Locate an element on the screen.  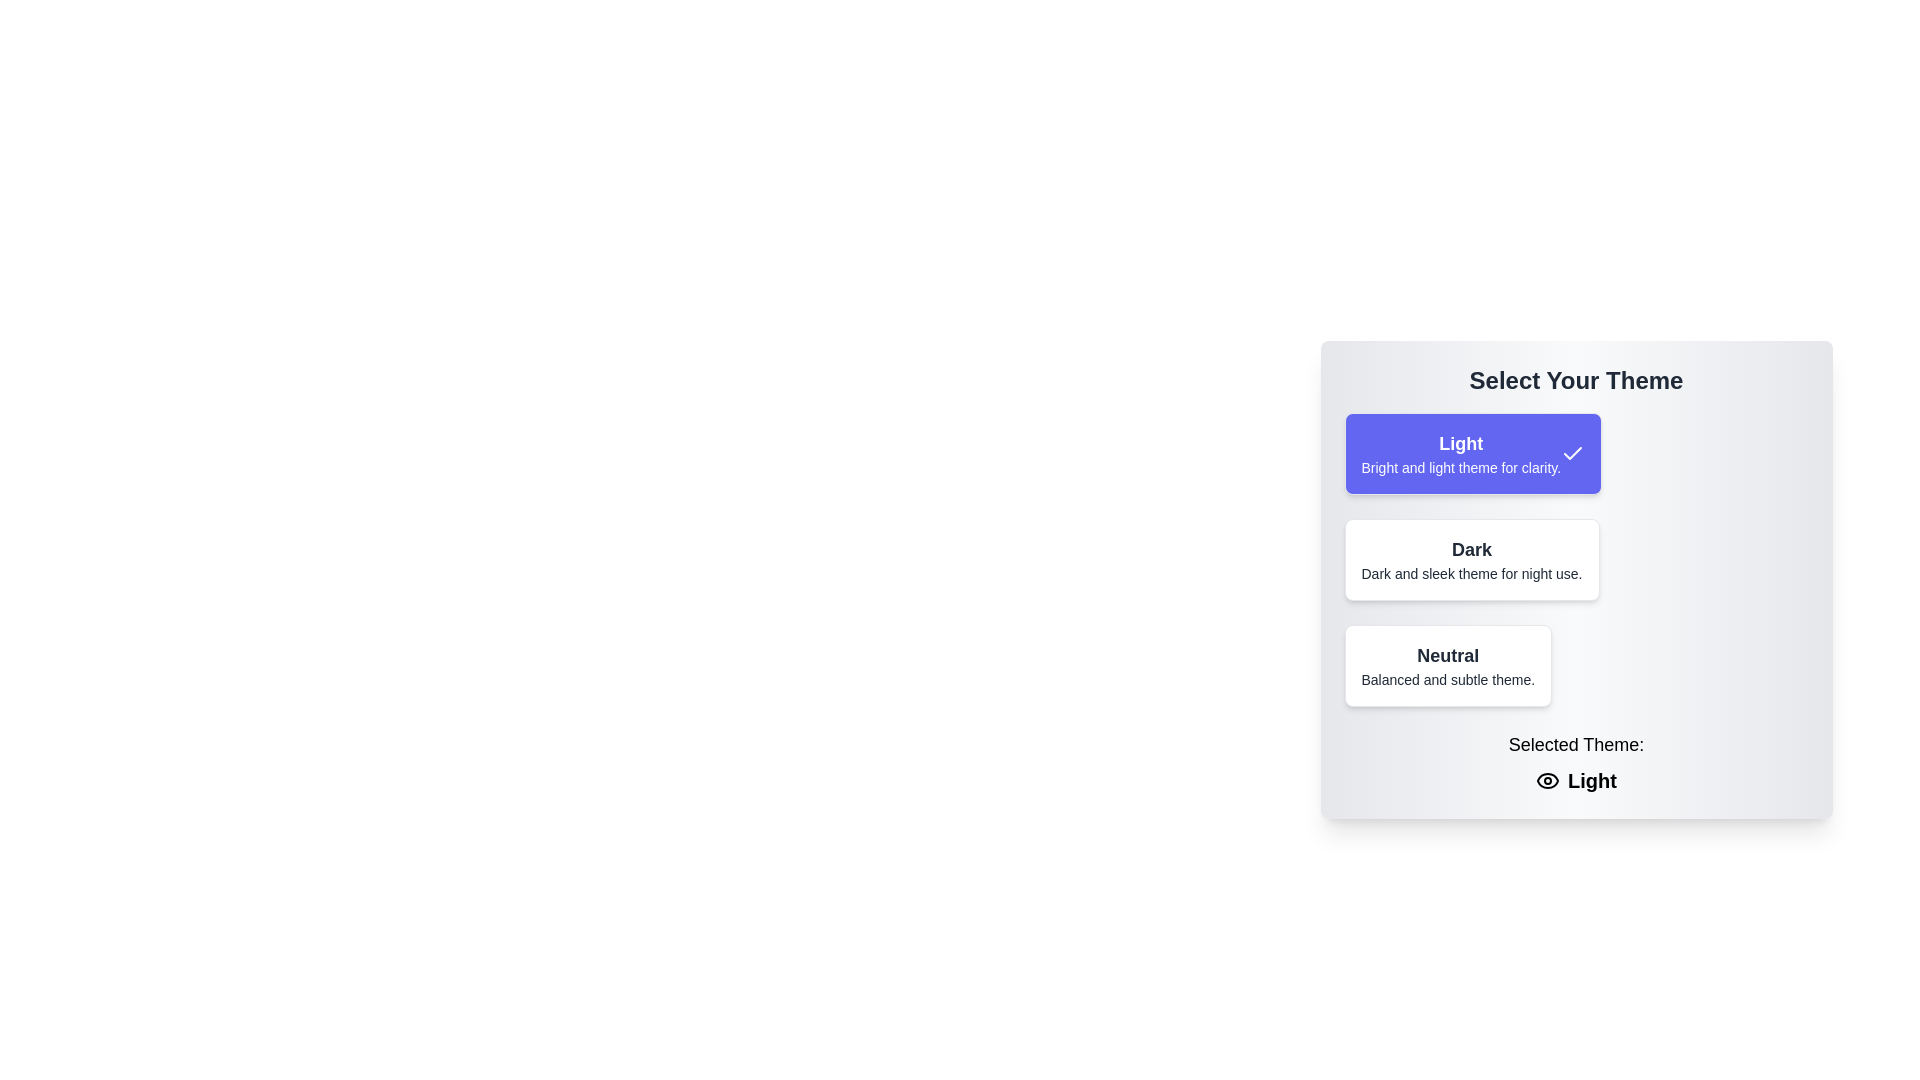
the text with the title 'Dark' and subtitle 'Dark and sleek theme for night use.' is located at coordinates (1472, 559).